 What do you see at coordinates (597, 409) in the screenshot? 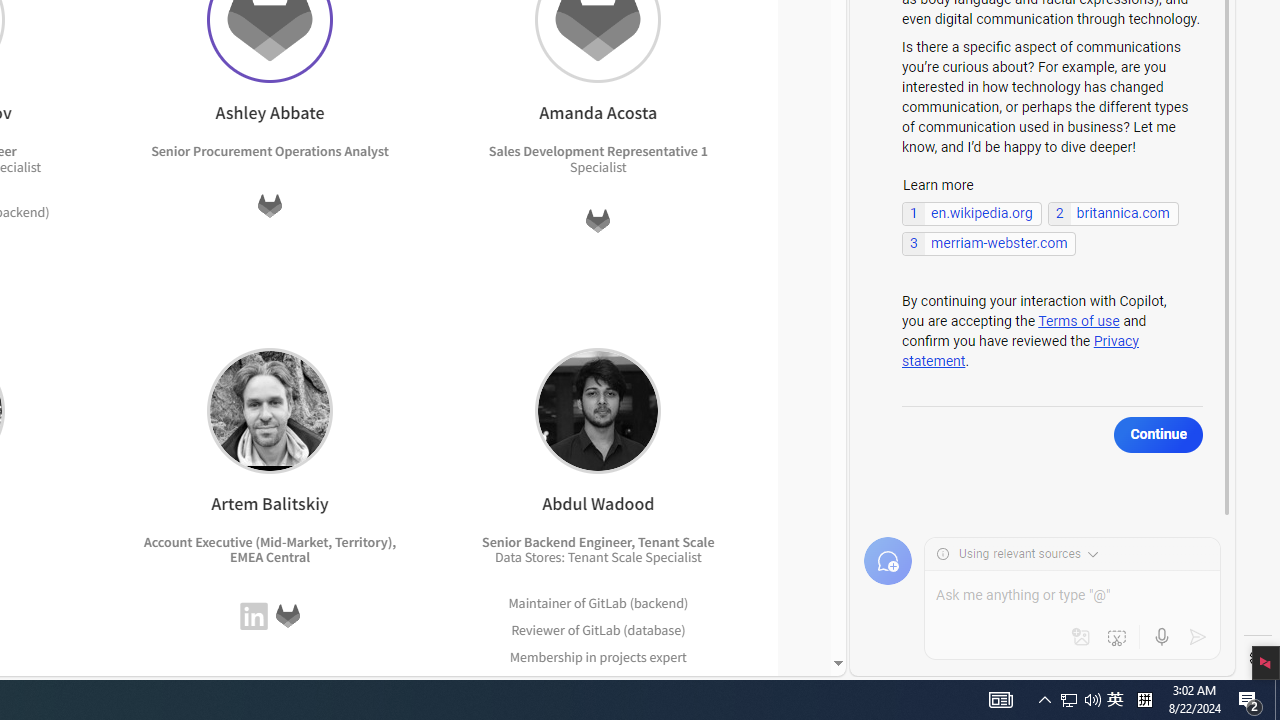
I see `'Abdul Wadood'` at bounding box center [597, 409].